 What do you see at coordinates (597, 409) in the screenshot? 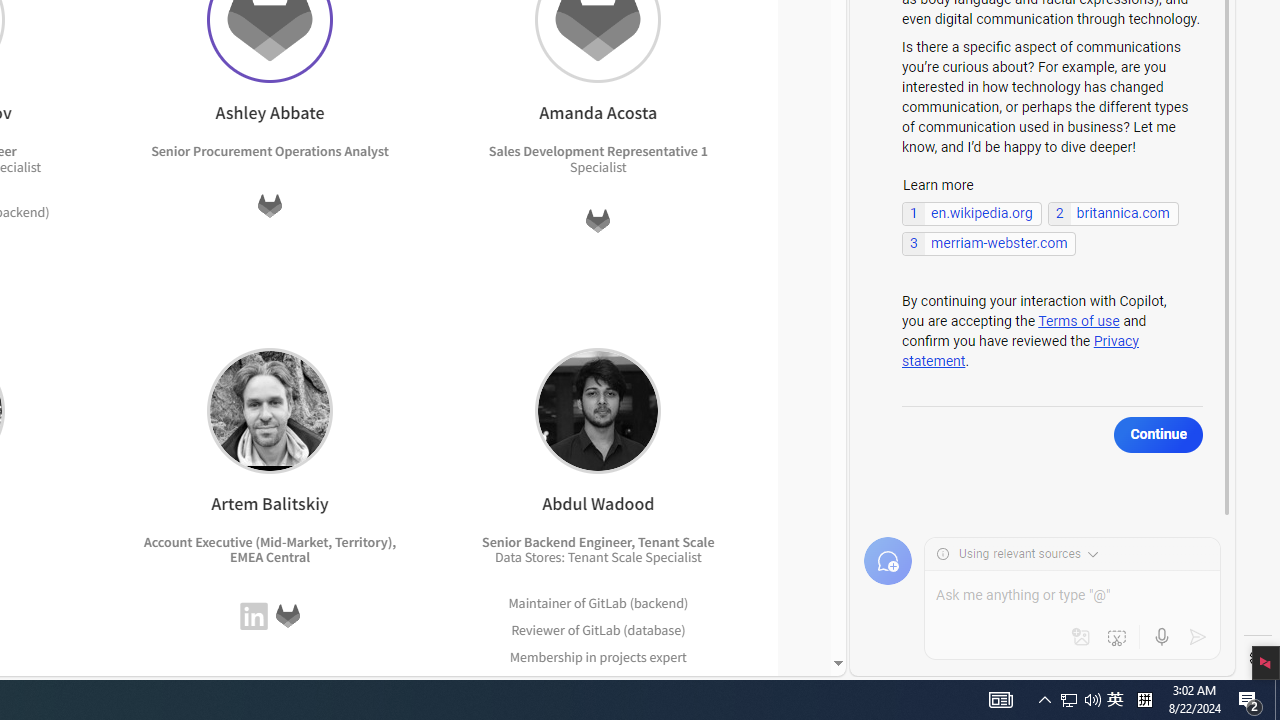
I see `'Abdul Wadood'` at bounding box center [597, 409].